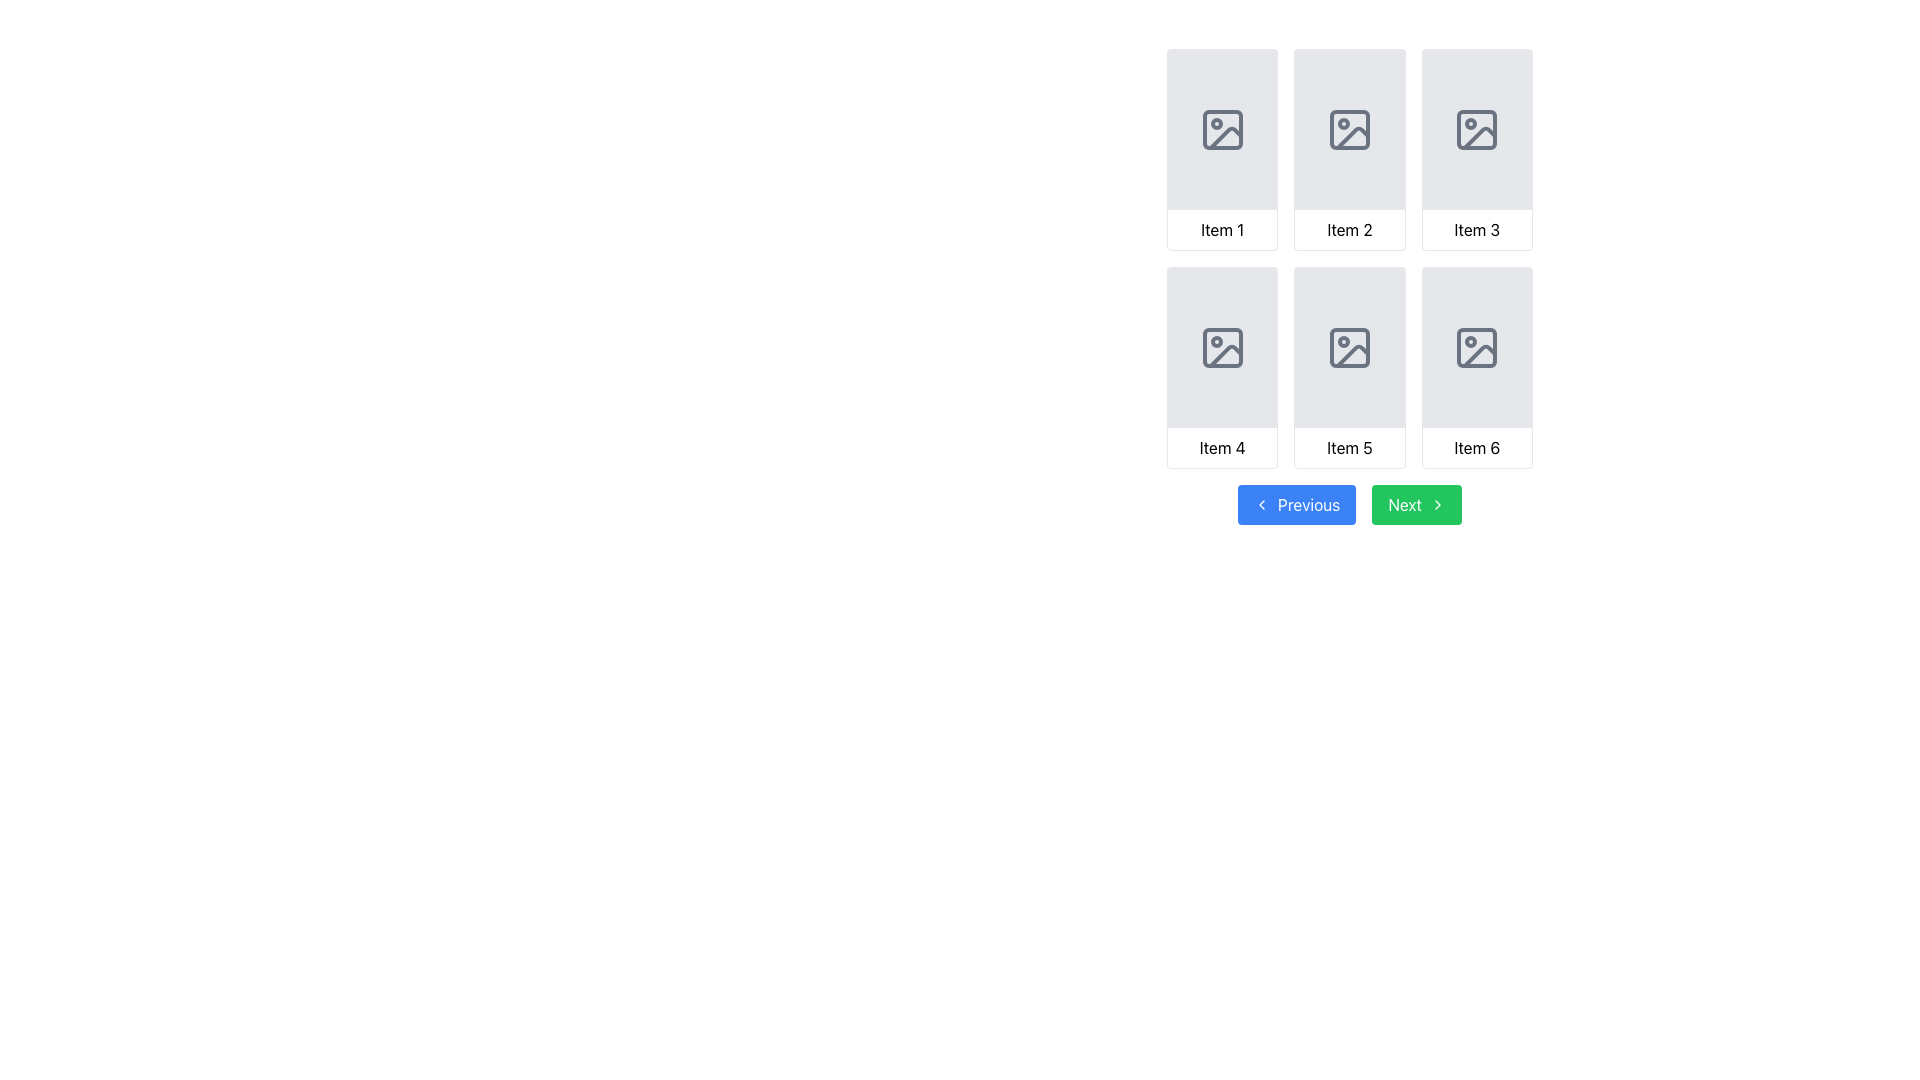 The width and height of the screenshot is (1920, 1080). I want to click on the image placeholder icon located in the fourth card of a grid, positioned in the second row and first column, so click(1221, 346).